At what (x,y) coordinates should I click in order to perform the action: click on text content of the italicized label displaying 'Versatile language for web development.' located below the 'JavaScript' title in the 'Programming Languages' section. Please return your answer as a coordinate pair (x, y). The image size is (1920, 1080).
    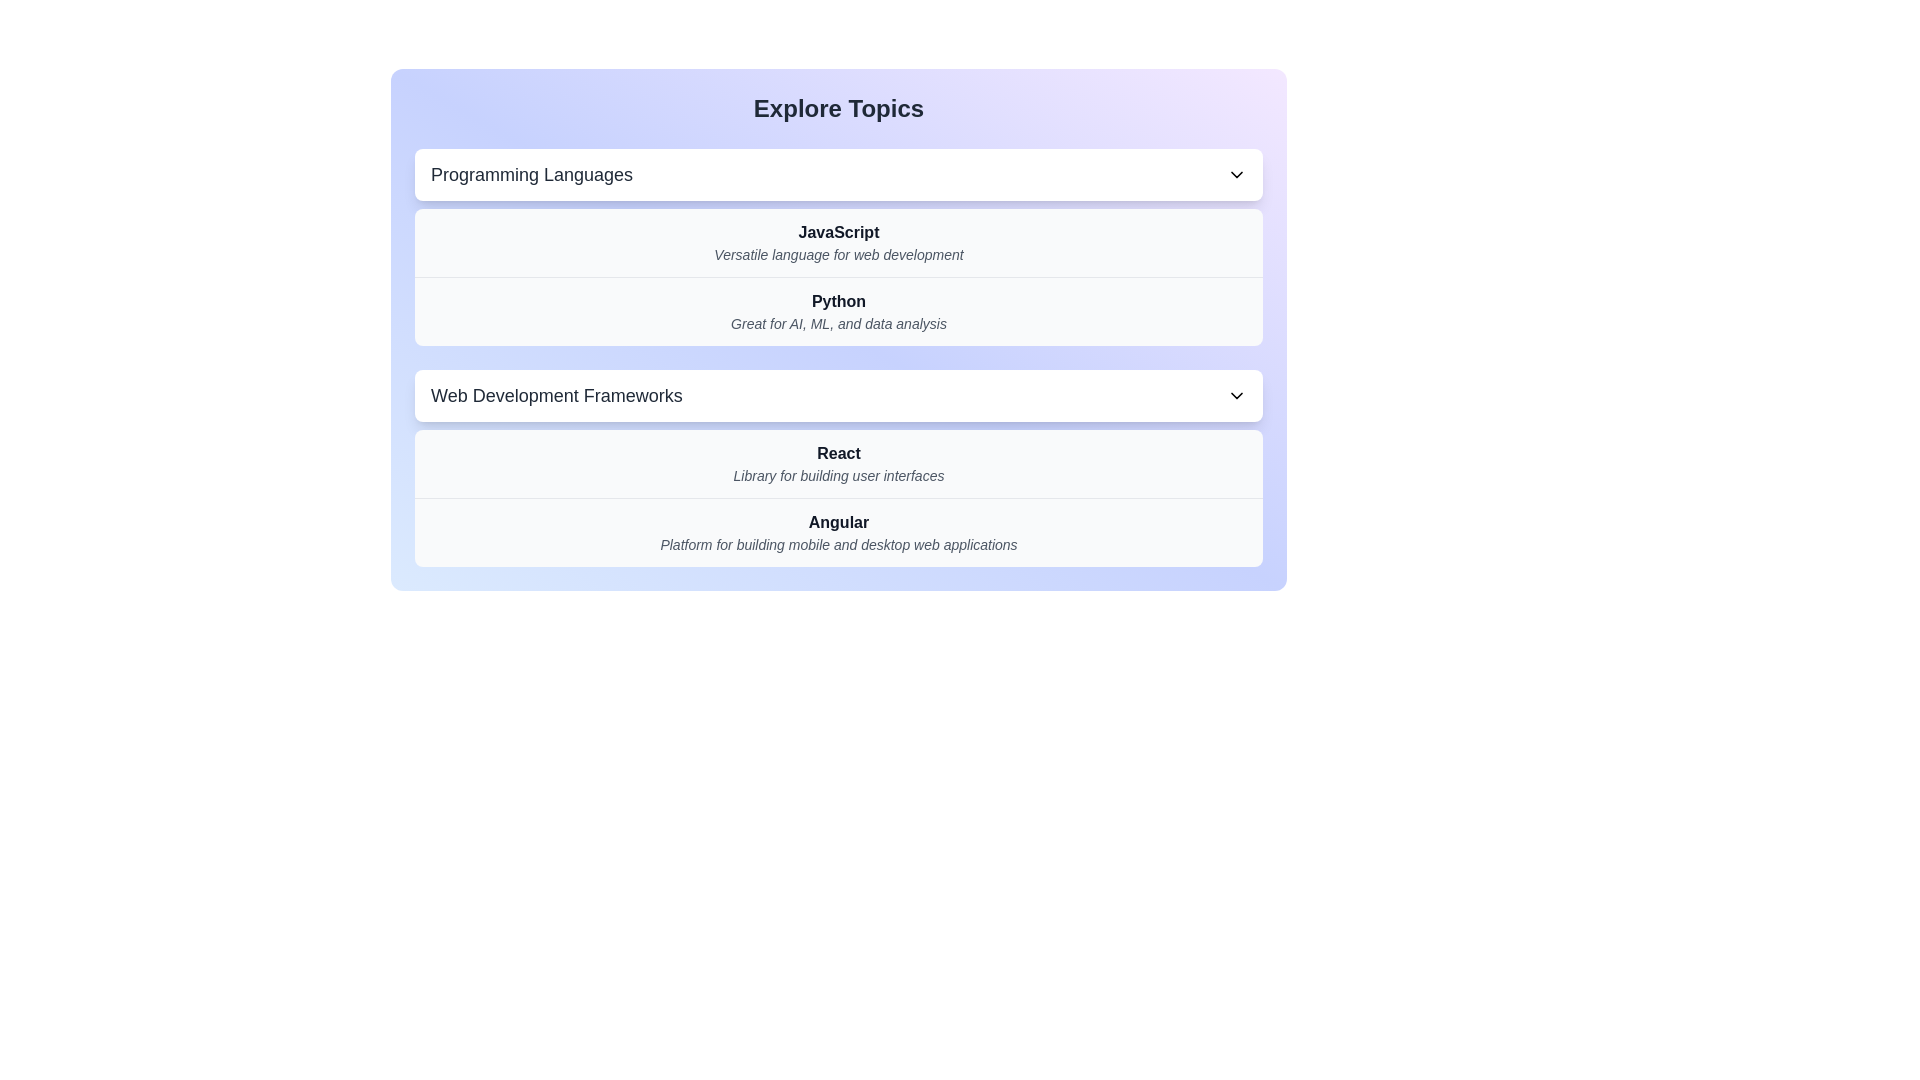
    Looking at the image, I should click on (839, 253).